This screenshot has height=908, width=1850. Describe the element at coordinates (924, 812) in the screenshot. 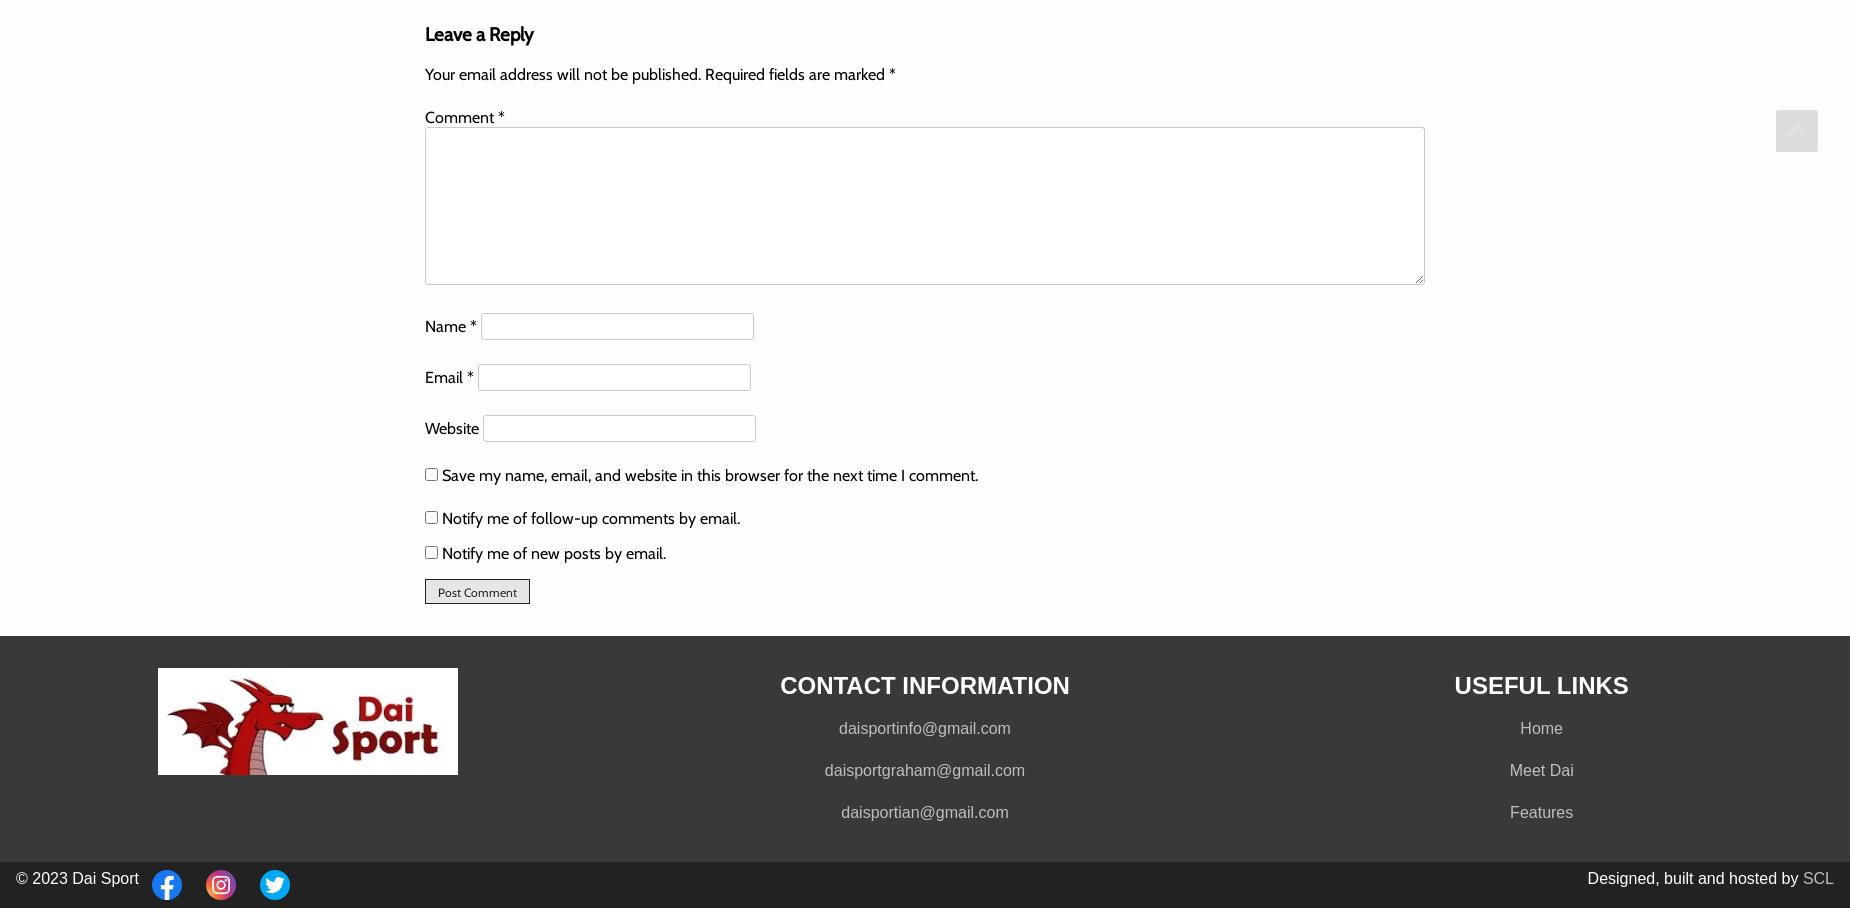

I see `'daisportian@gmail.com'` at that location.